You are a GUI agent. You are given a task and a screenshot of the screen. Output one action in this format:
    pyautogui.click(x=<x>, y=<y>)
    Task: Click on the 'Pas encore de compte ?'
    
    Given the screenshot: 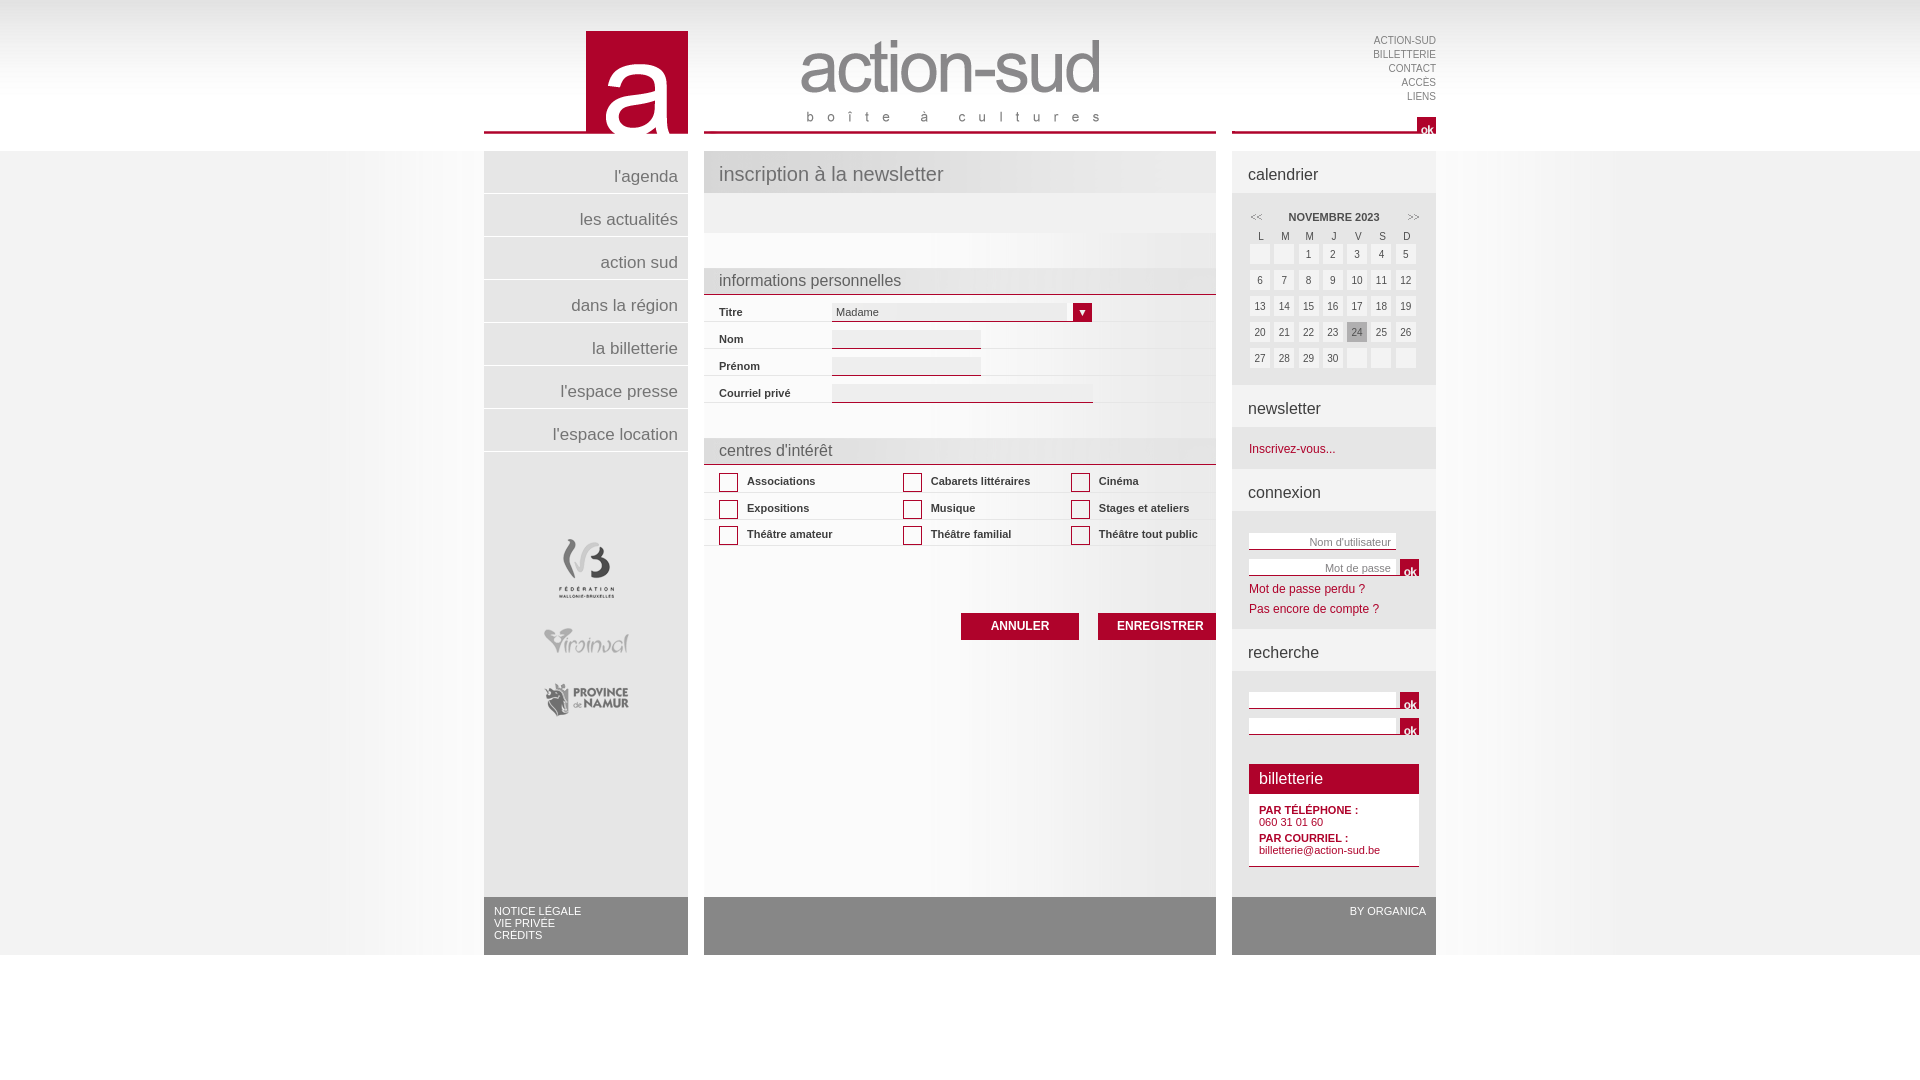 What is the action you would take?
    pyautogui.click(x=1247, y=608)
    